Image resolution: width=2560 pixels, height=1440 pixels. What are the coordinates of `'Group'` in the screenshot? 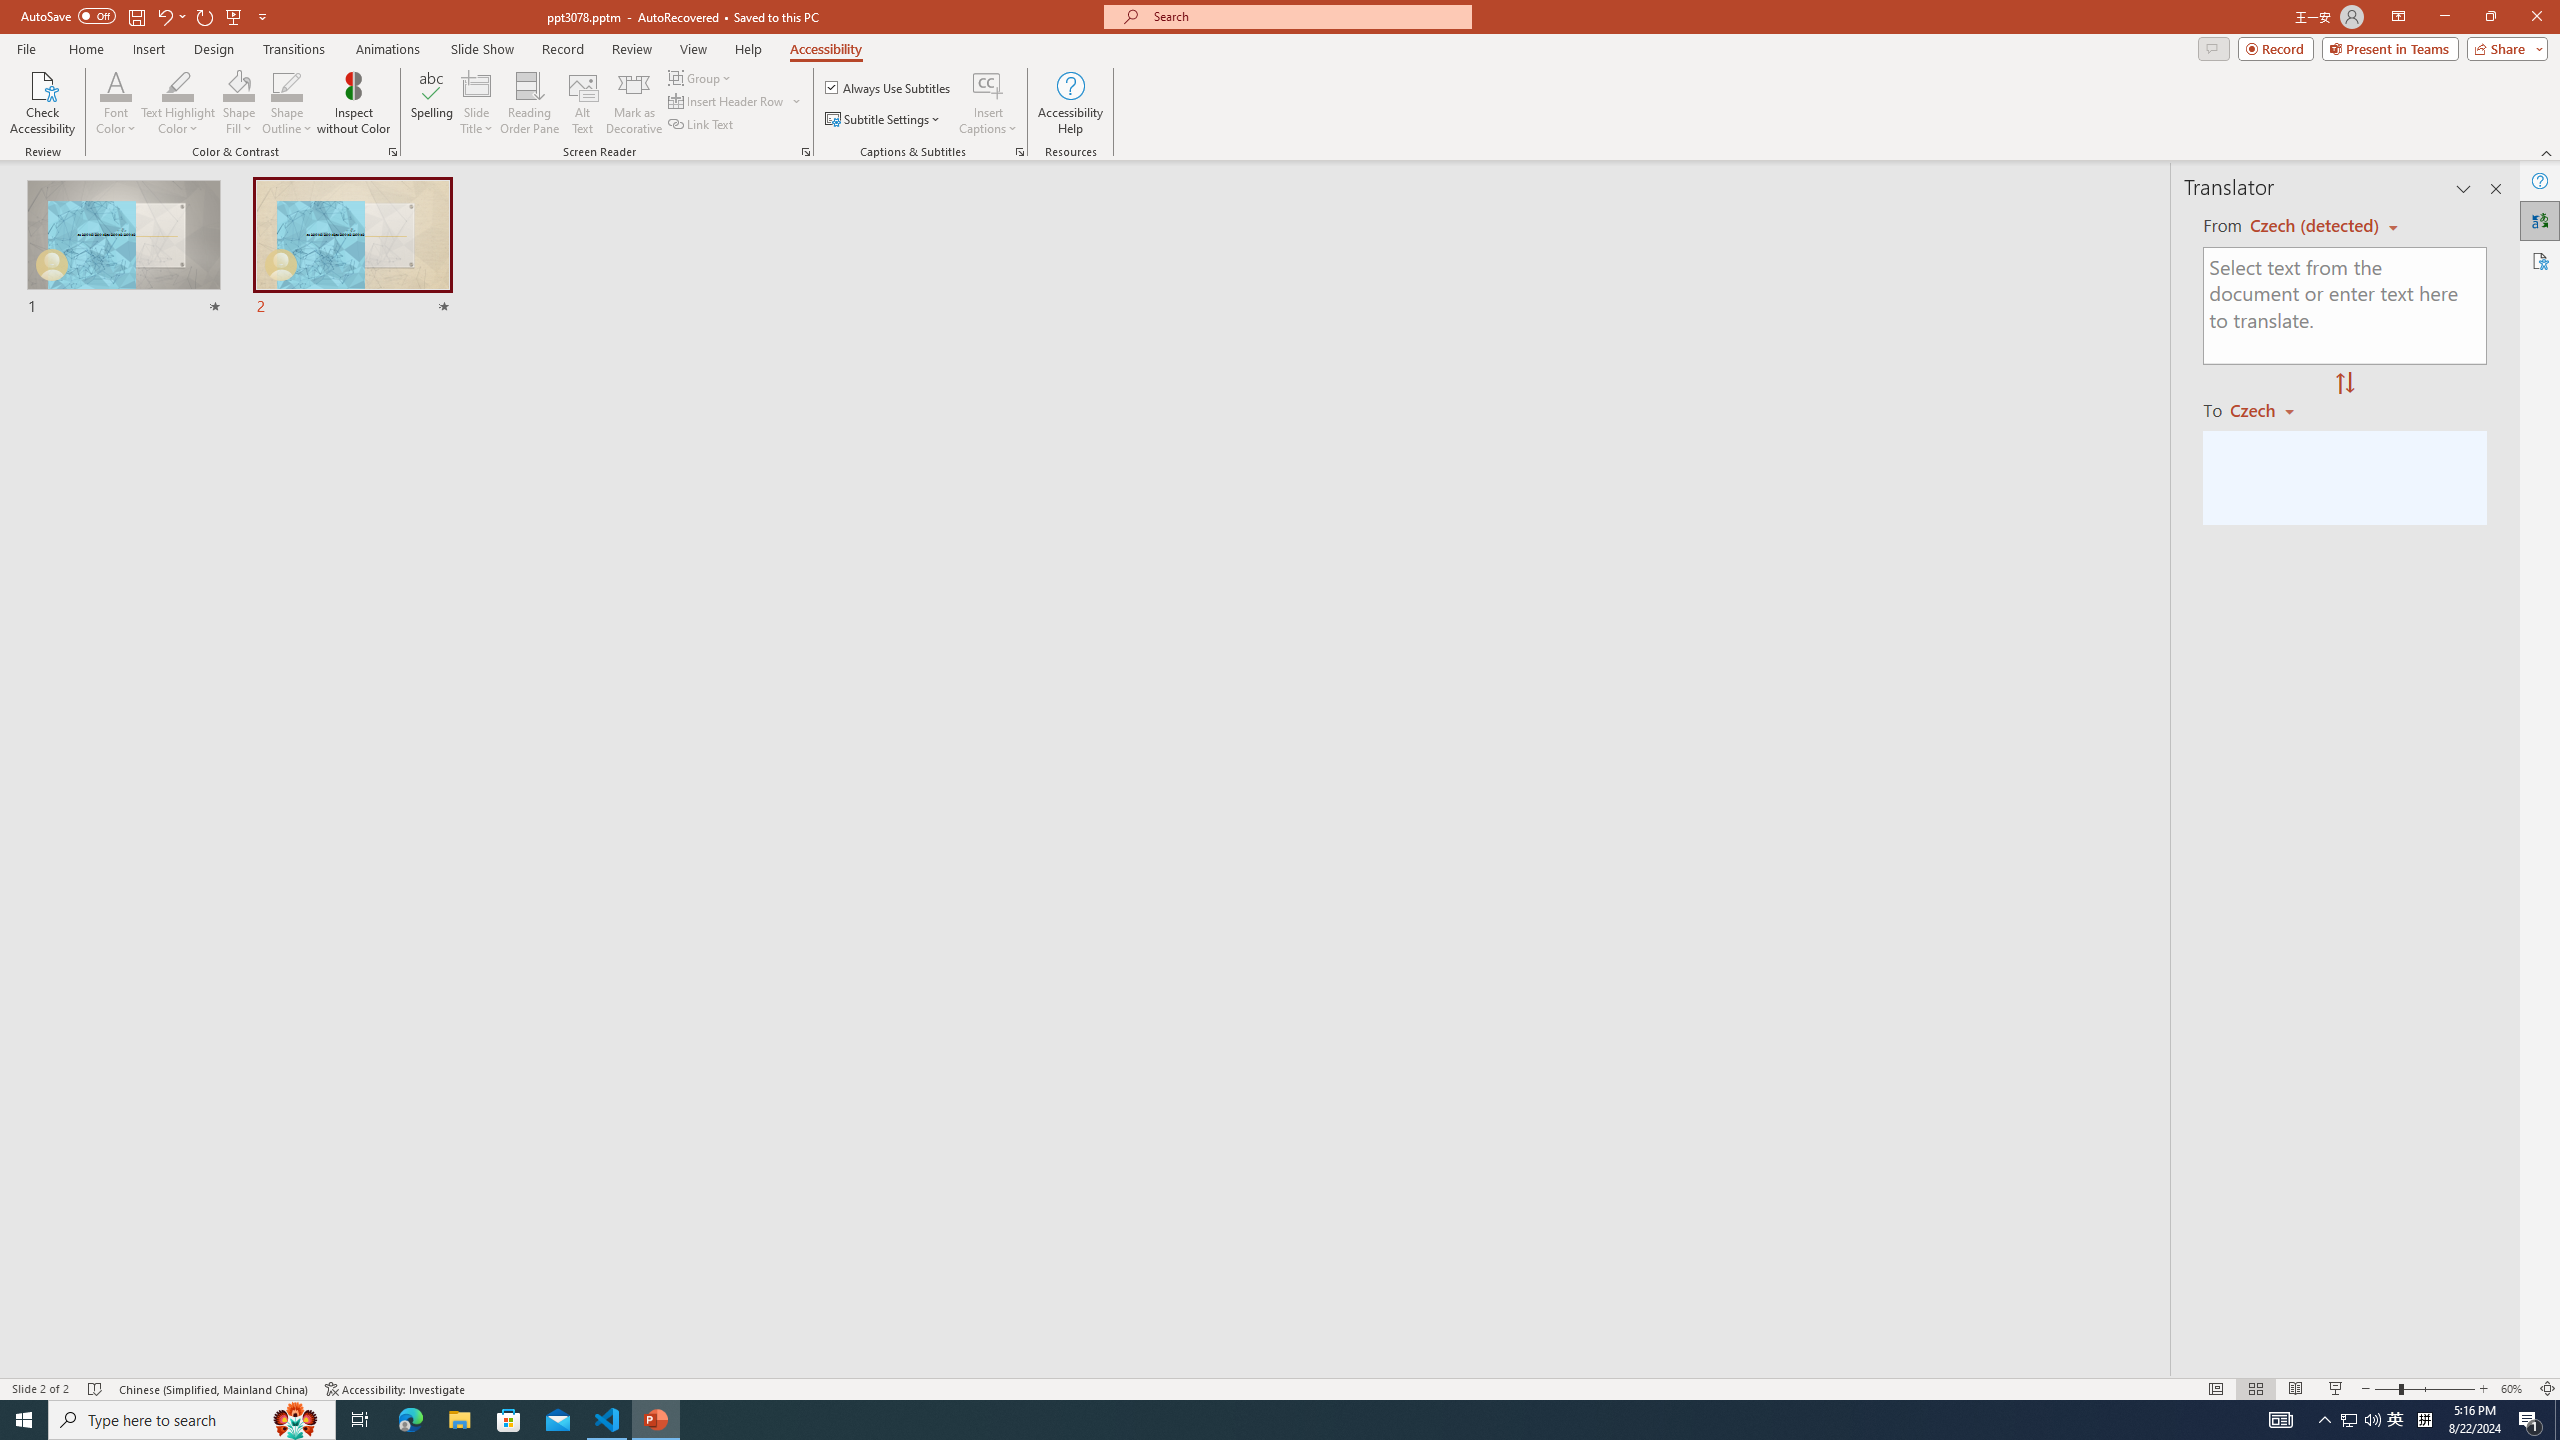 It's located at (701, 77).